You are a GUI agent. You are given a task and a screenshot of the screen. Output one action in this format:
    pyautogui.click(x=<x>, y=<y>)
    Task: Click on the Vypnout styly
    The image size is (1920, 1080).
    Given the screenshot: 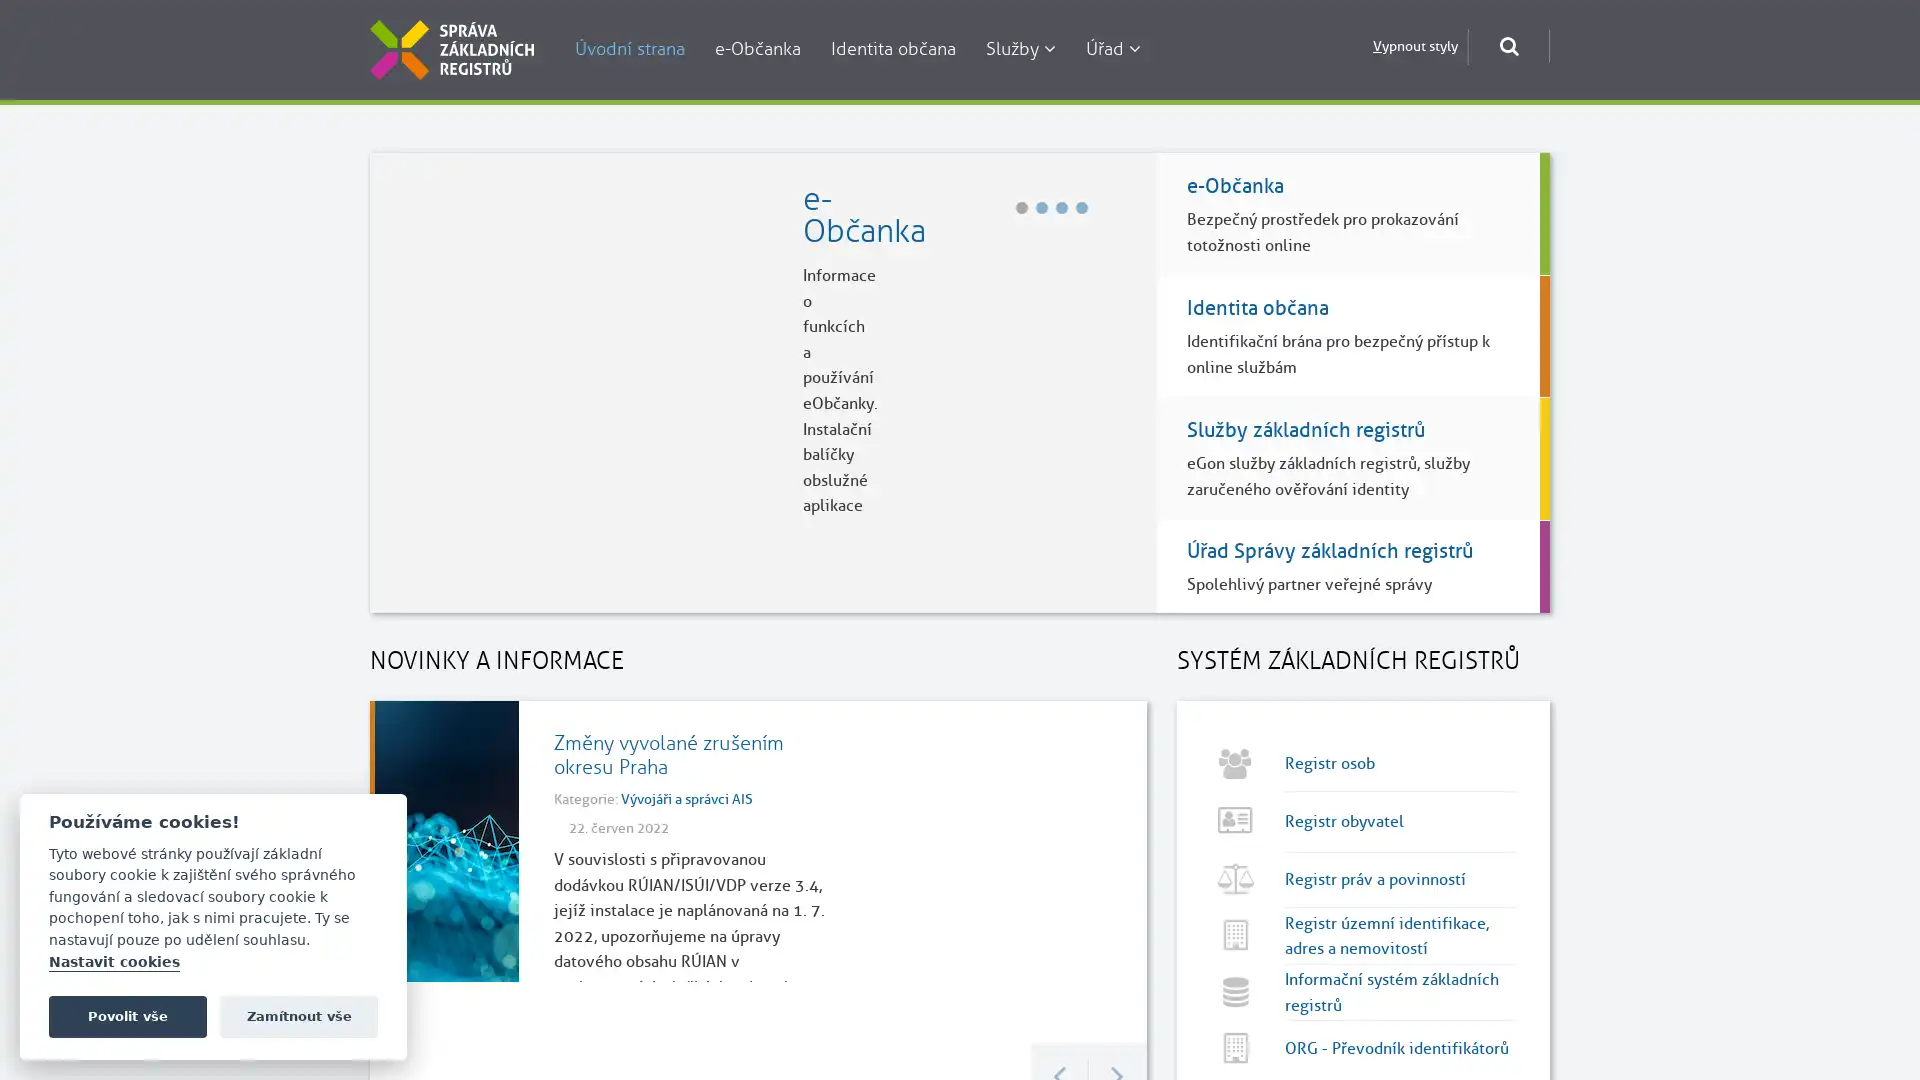 What is the action you would take?
    pyautogui.click(x=1414, y=45)
    